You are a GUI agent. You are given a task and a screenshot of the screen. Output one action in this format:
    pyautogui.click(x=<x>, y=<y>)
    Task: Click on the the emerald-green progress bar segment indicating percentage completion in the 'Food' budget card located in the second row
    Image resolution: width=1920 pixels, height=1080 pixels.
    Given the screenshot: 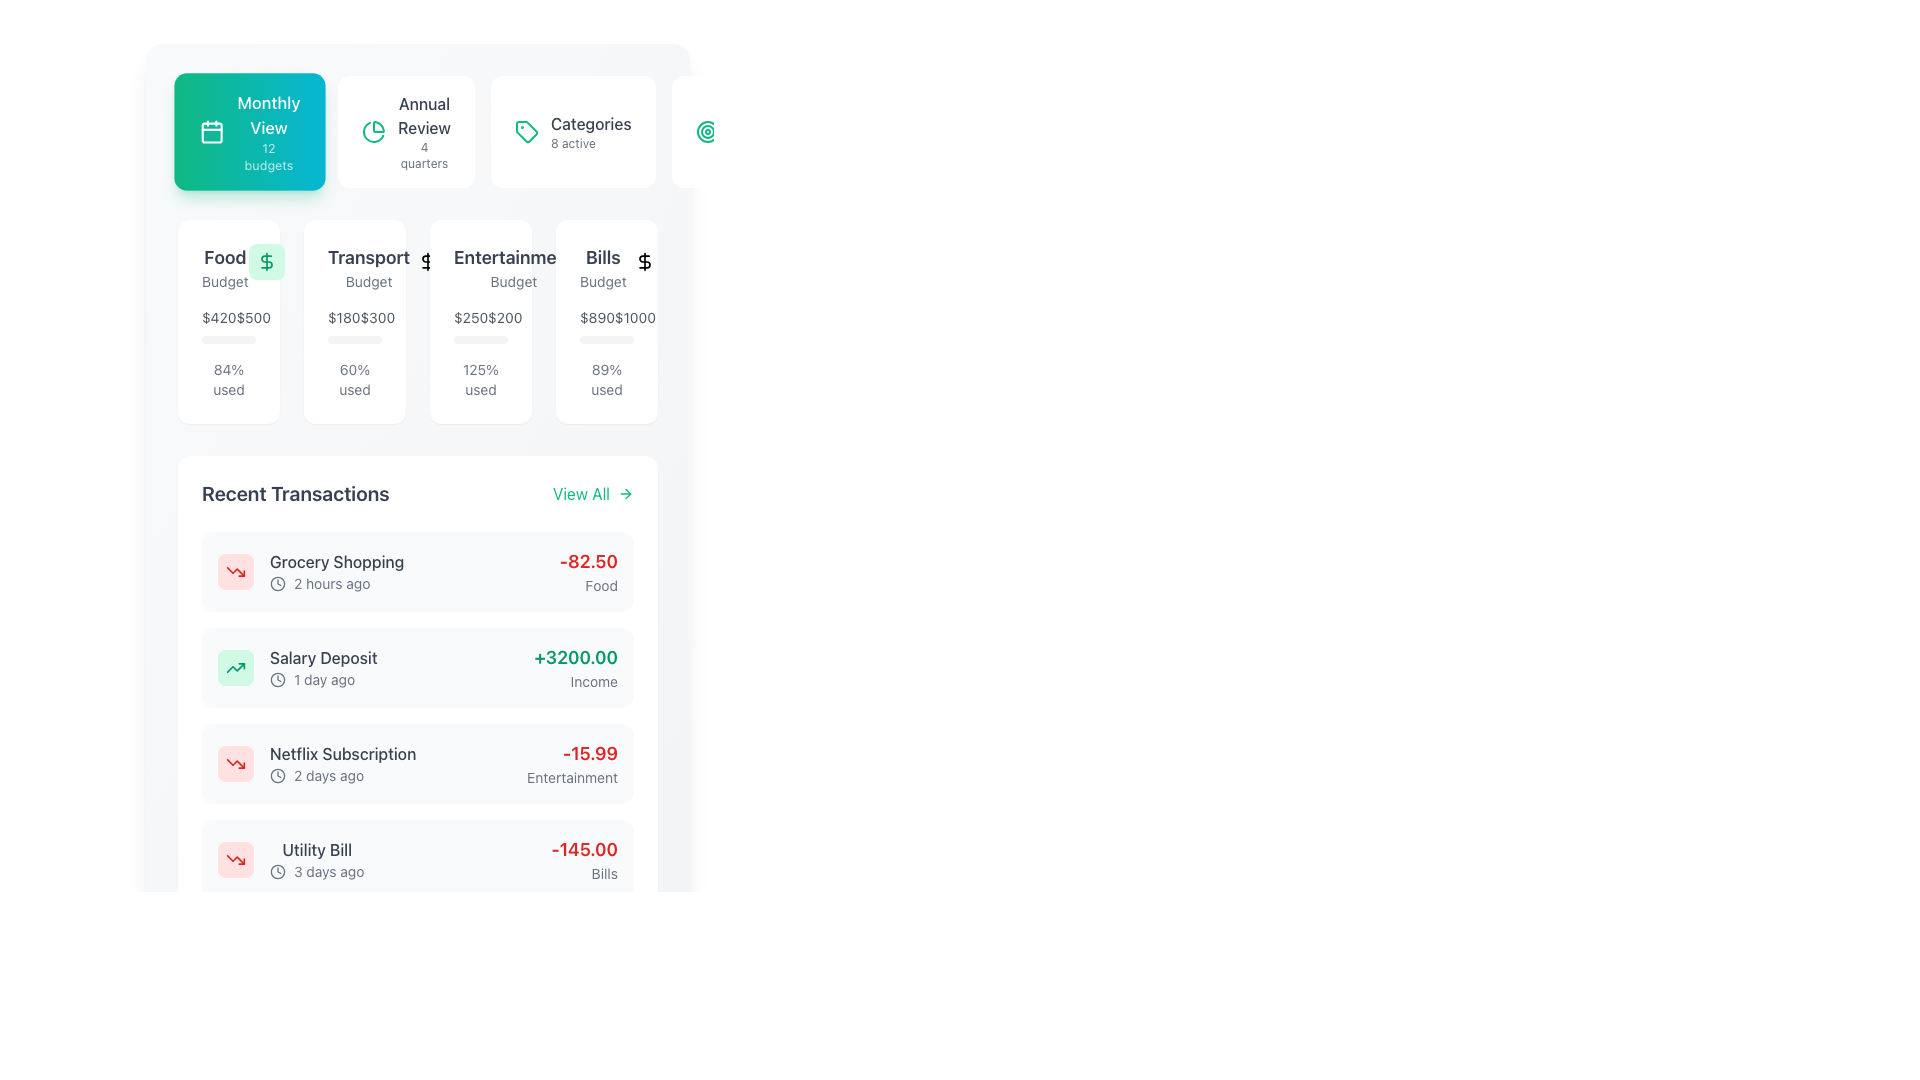 What is the action you would take?
    pyautogui.click(x=224, y=338)
    